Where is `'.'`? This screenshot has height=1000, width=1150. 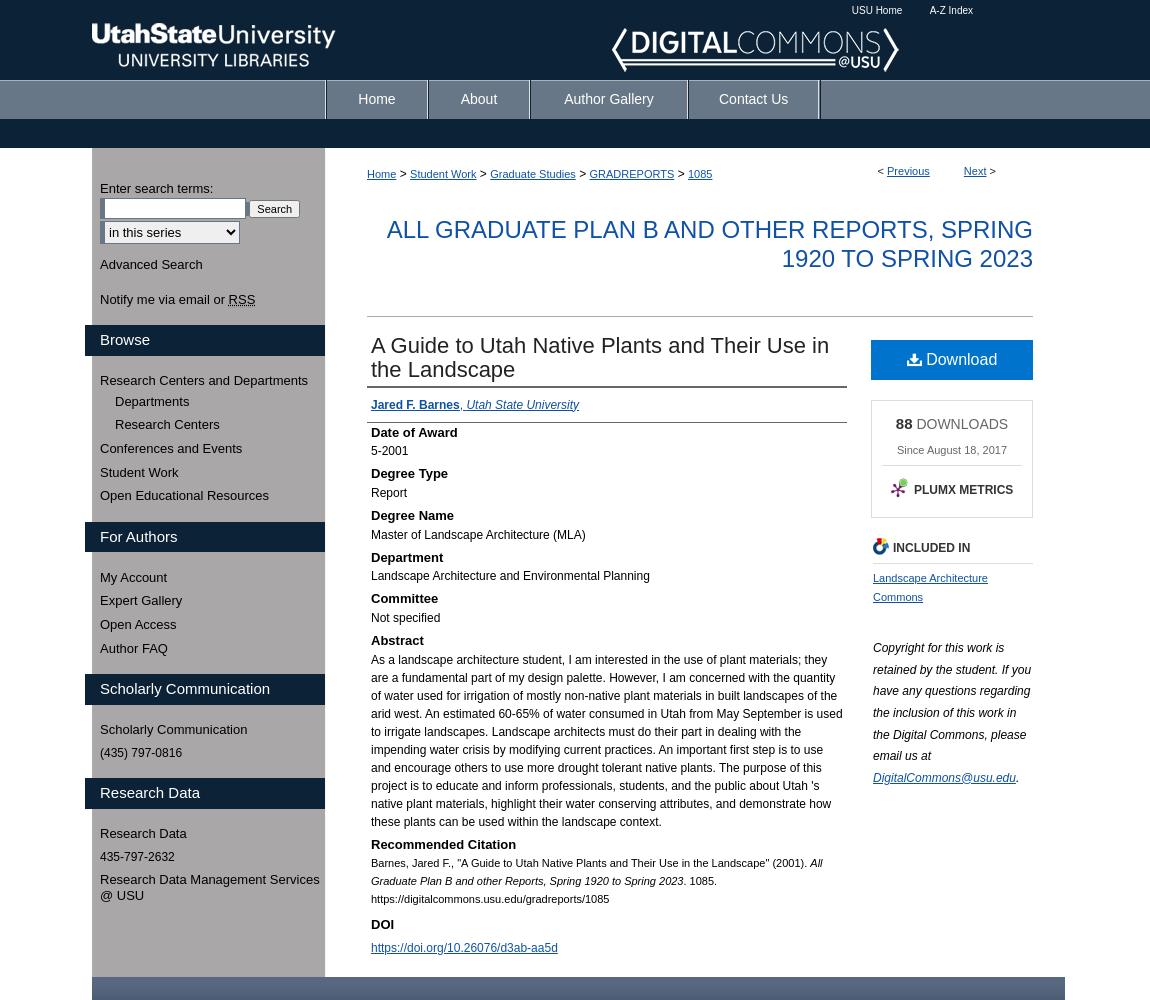 '.' is located at coordinates (1016, 777).